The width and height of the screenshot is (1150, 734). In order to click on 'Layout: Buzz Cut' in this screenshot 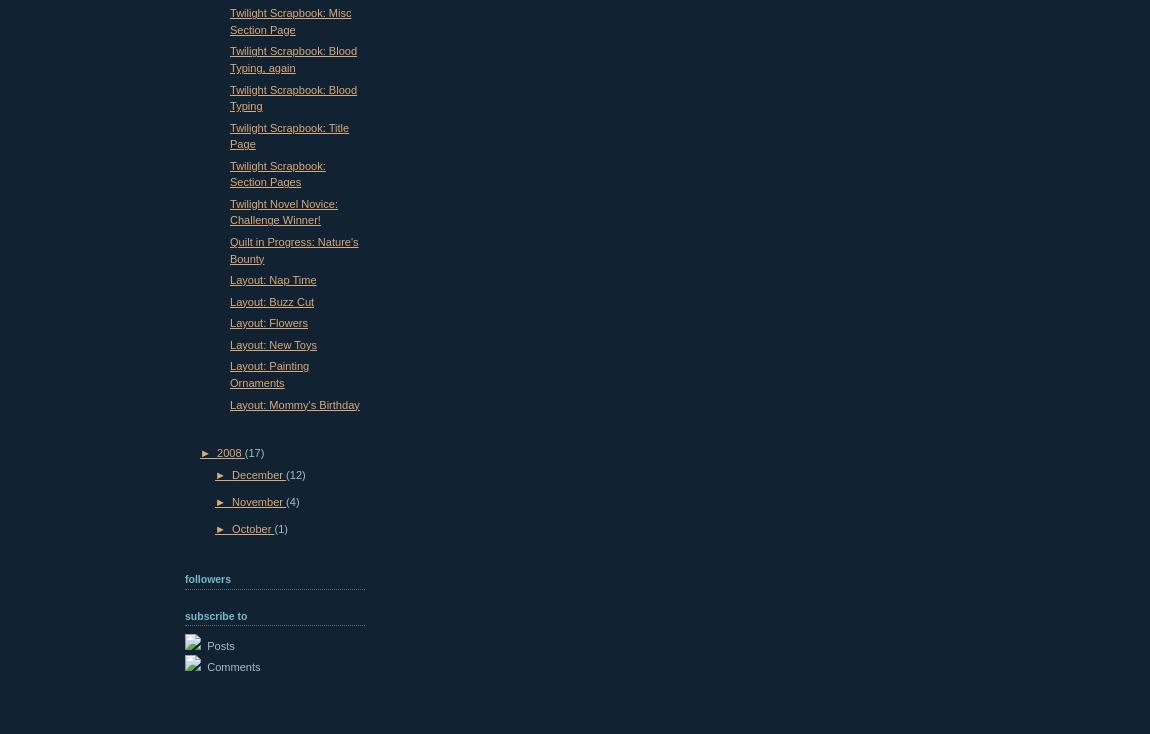, I will do `click(229, 300)`.